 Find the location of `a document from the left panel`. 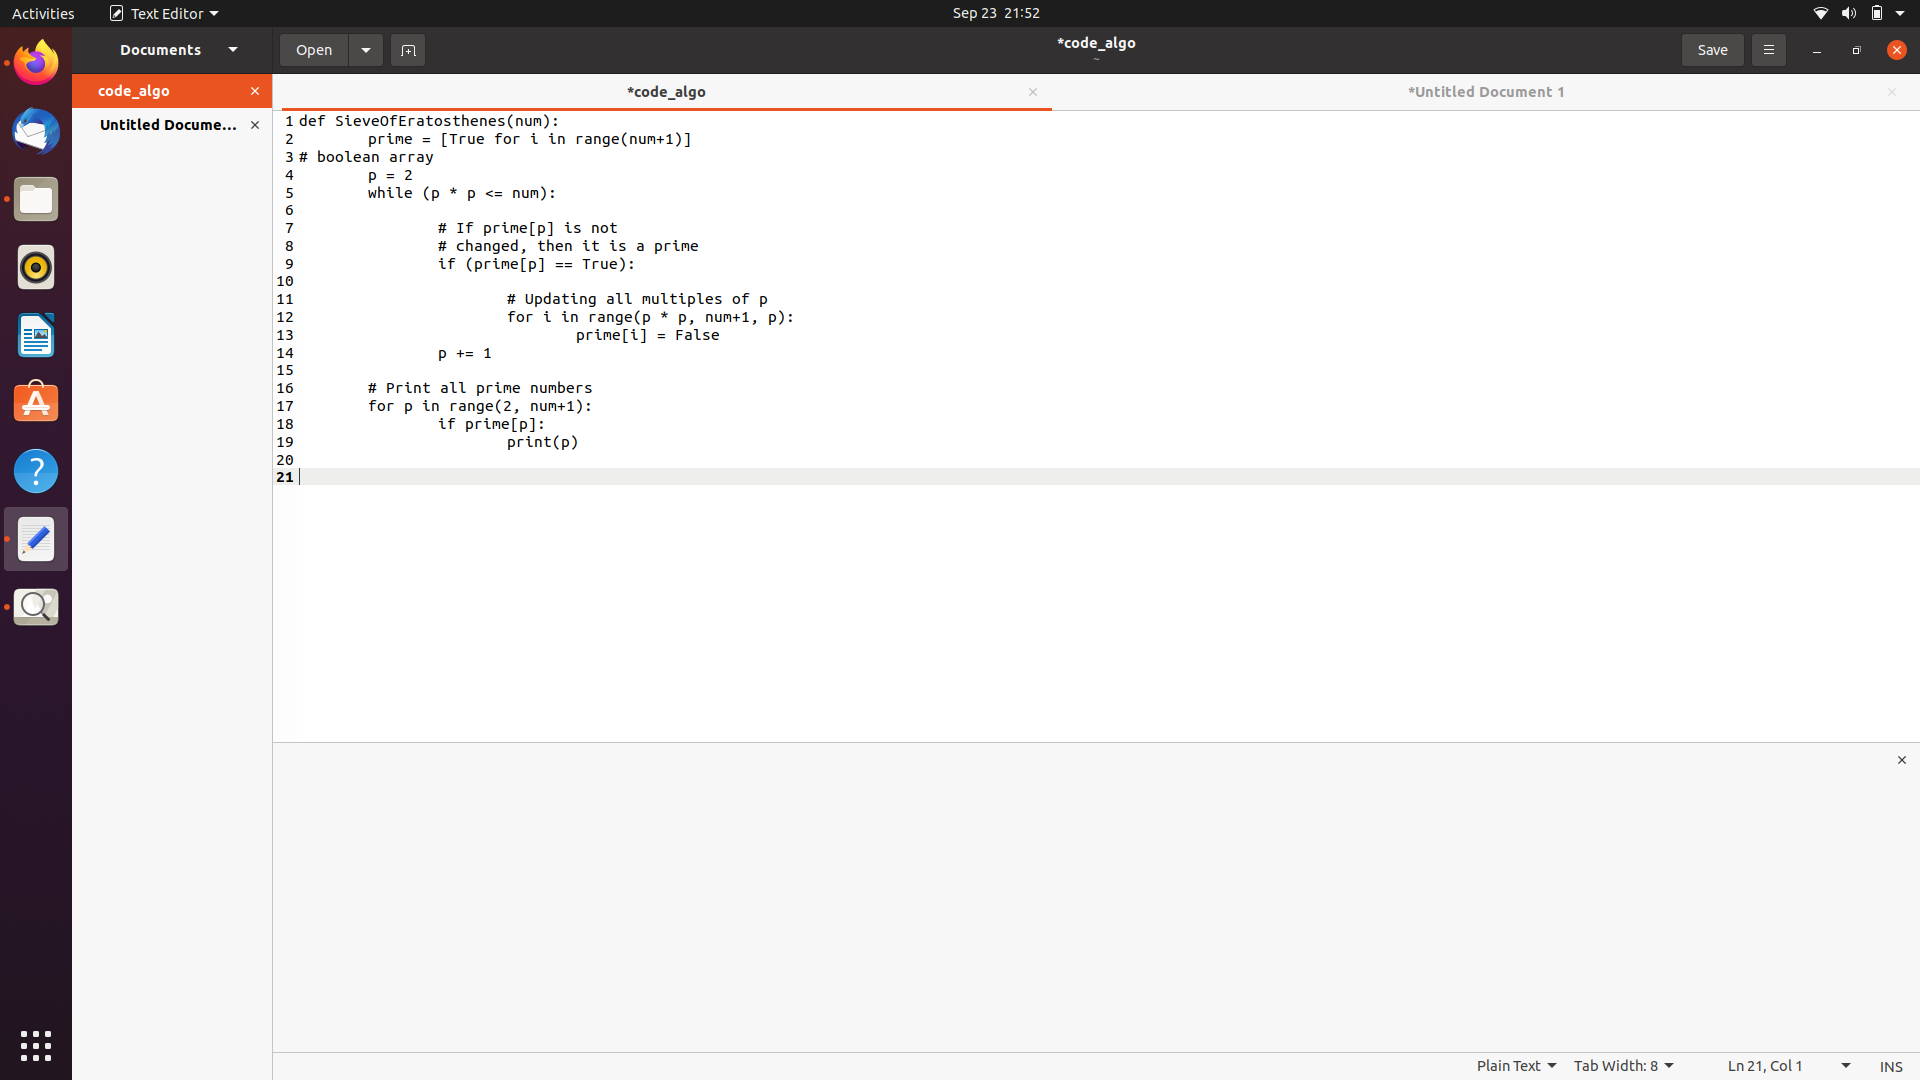

a document from the left panel is located at coordinates (311, 48).